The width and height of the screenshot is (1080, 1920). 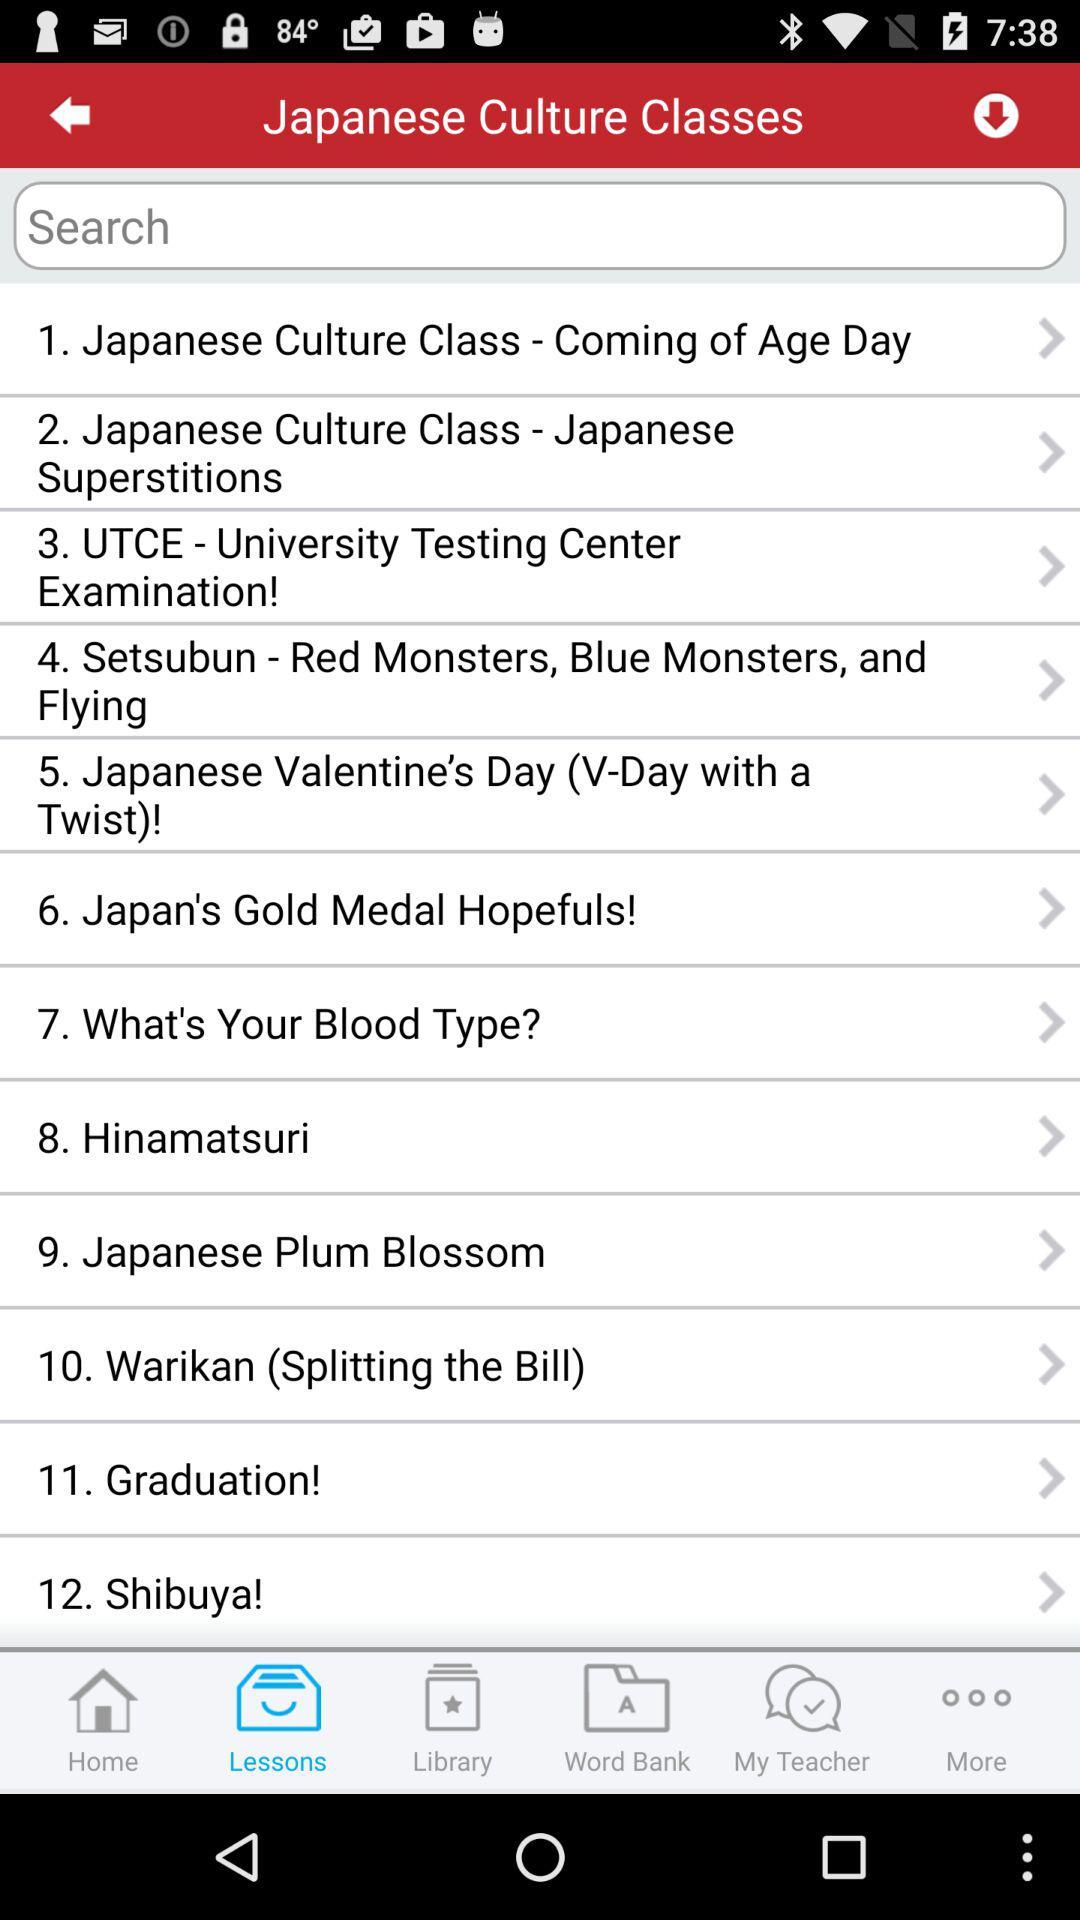 What do you see at coordinates (482, 1478) in the screenshot?
I see `the item above the 12. shibuya! item` at bounding box center [482, 1478].